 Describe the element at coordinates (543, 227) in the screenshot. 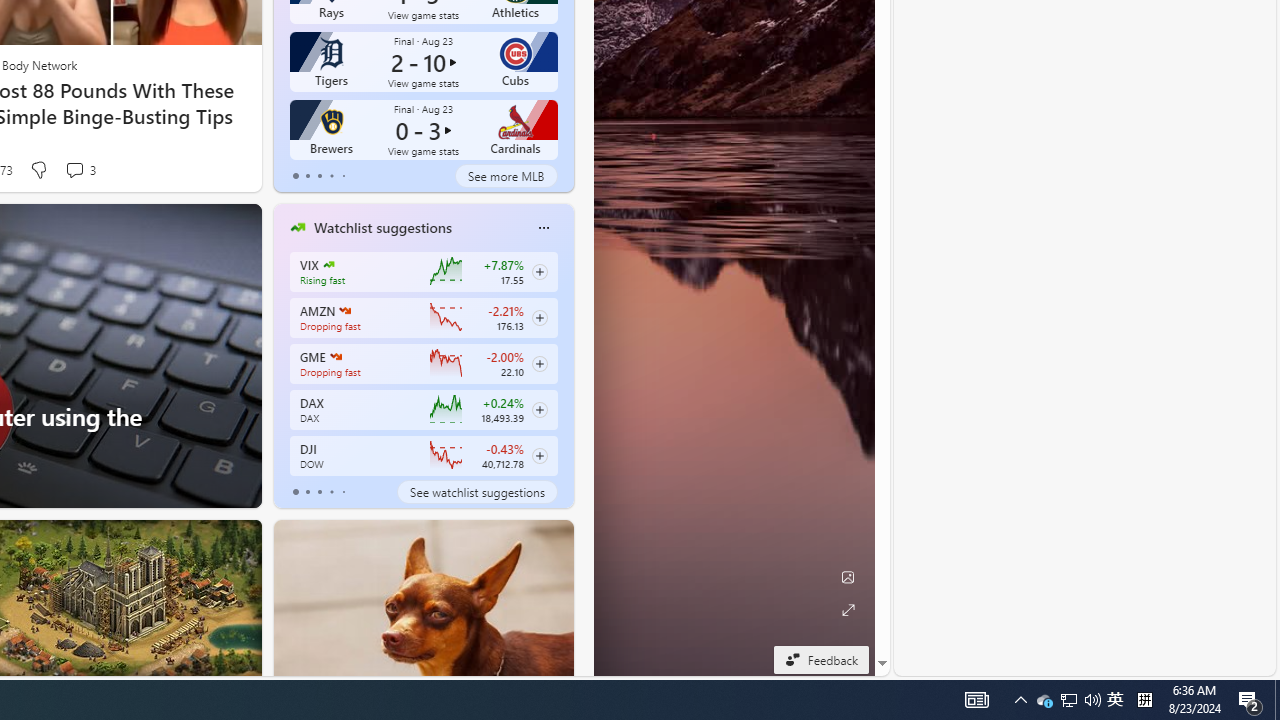

I see `'Class: icon-img'` at that location.